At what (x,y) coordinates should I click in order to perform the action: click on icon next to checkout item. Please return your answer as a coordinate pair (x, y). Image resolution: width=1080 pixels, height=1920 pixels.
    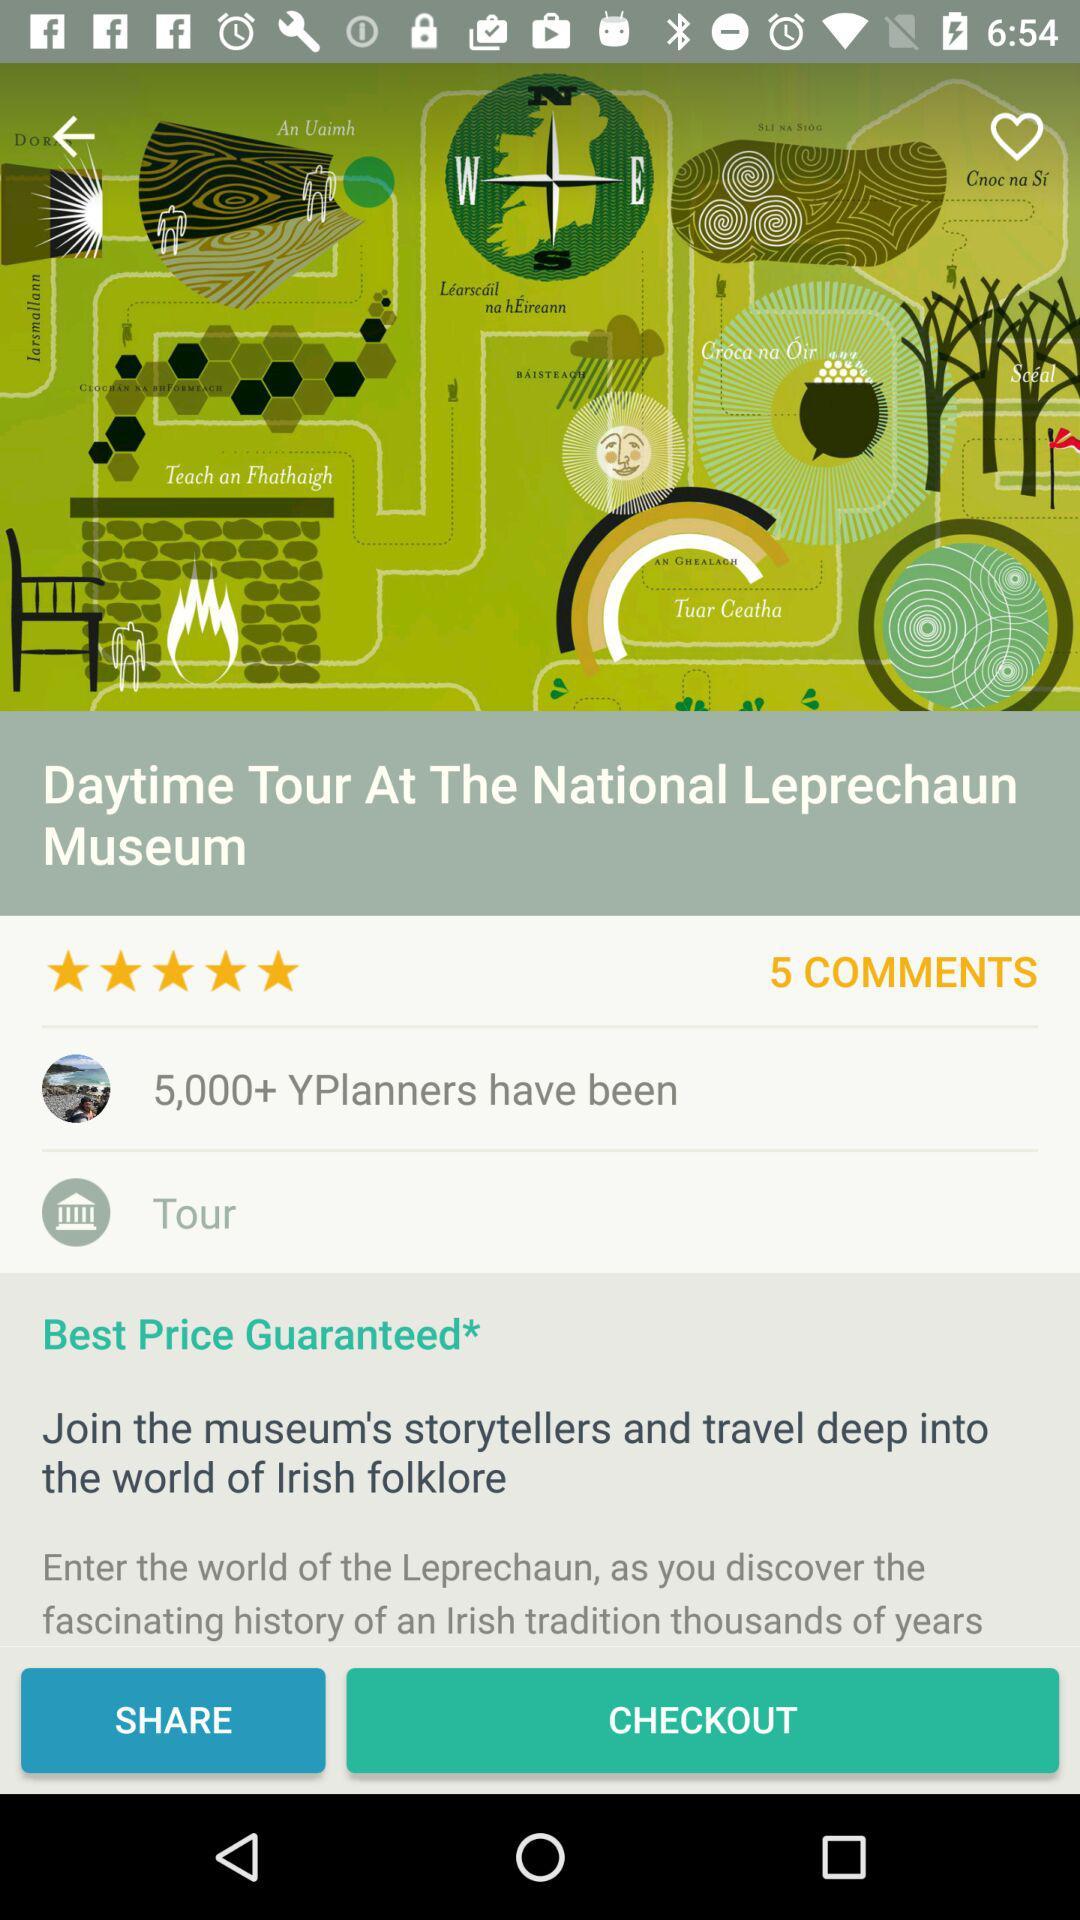
    Looking at the image, I should click on (172, 1719).